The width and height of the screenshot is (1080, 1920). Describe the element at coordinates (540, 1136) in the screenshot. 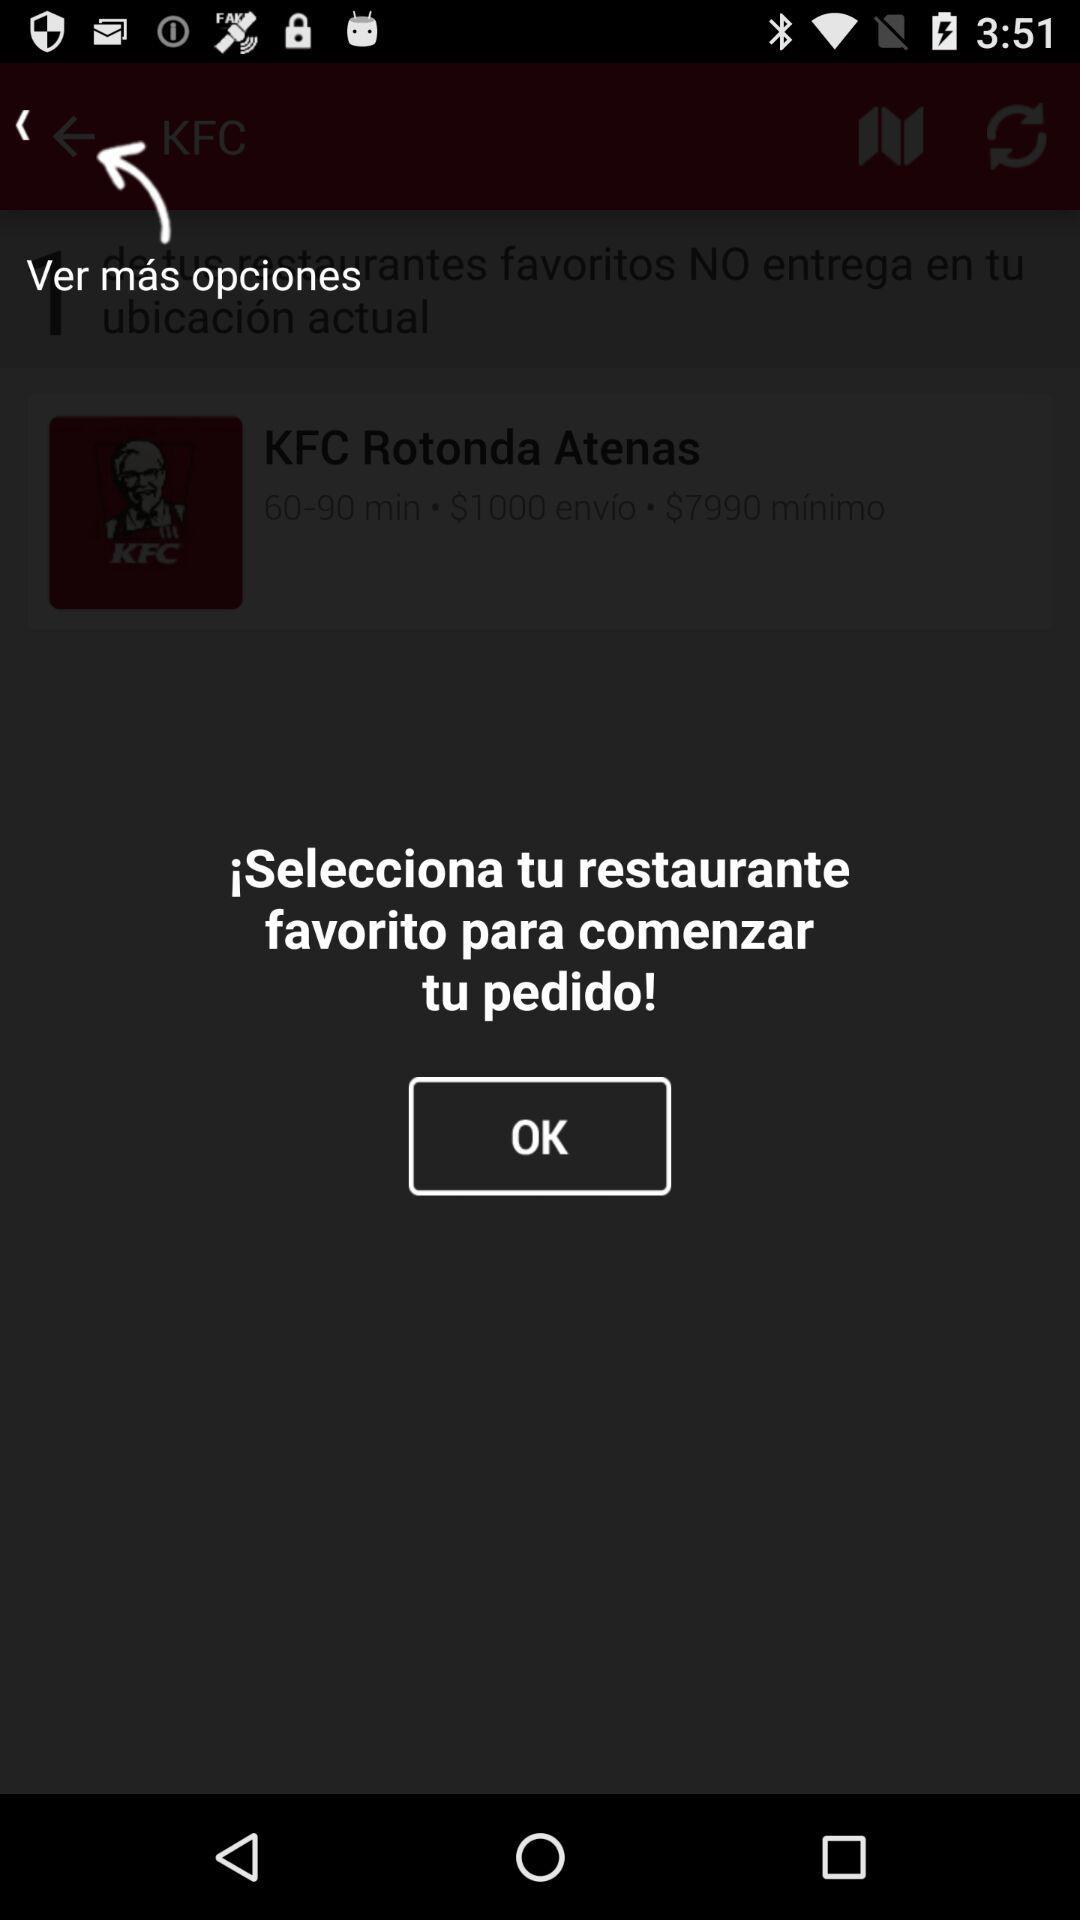

I see `the item below the selecciona tu restaurante` at that location.